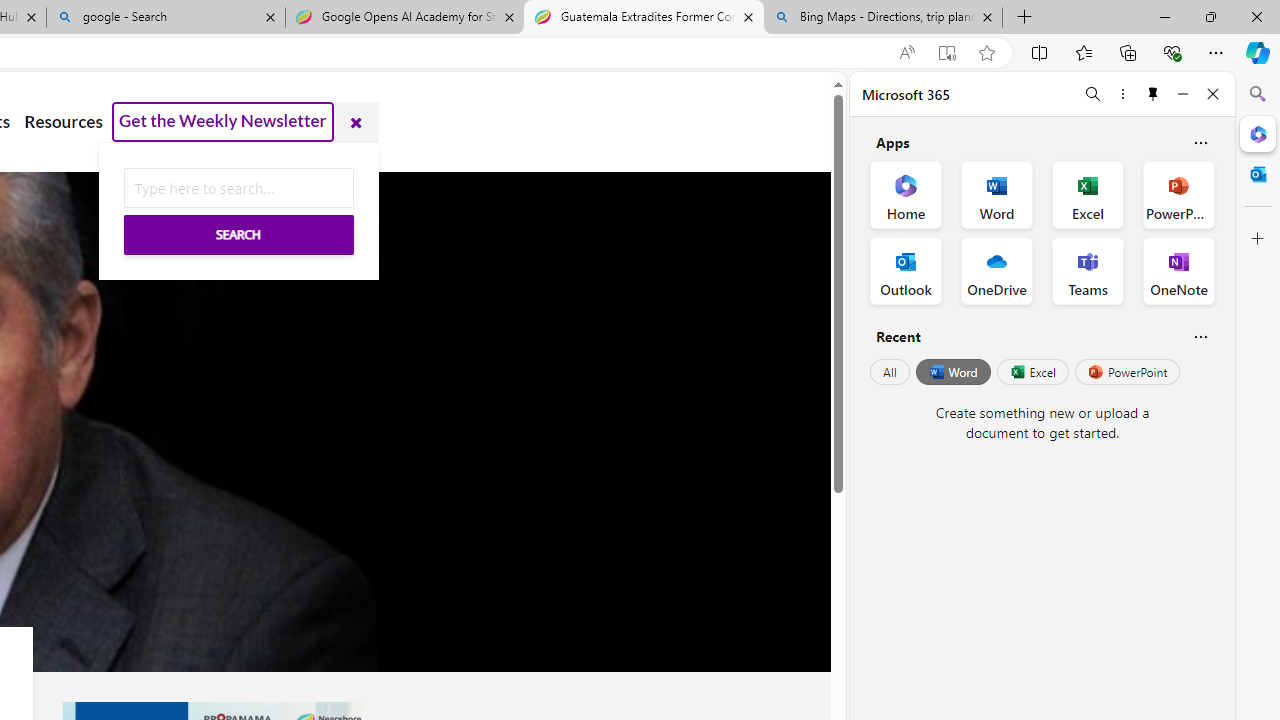 This screenshot has width=1280, height=720. What do you see at coordinates (1032, 372) in the screenshot?
I see `'Excel'` at bounding box center [1032, 372].